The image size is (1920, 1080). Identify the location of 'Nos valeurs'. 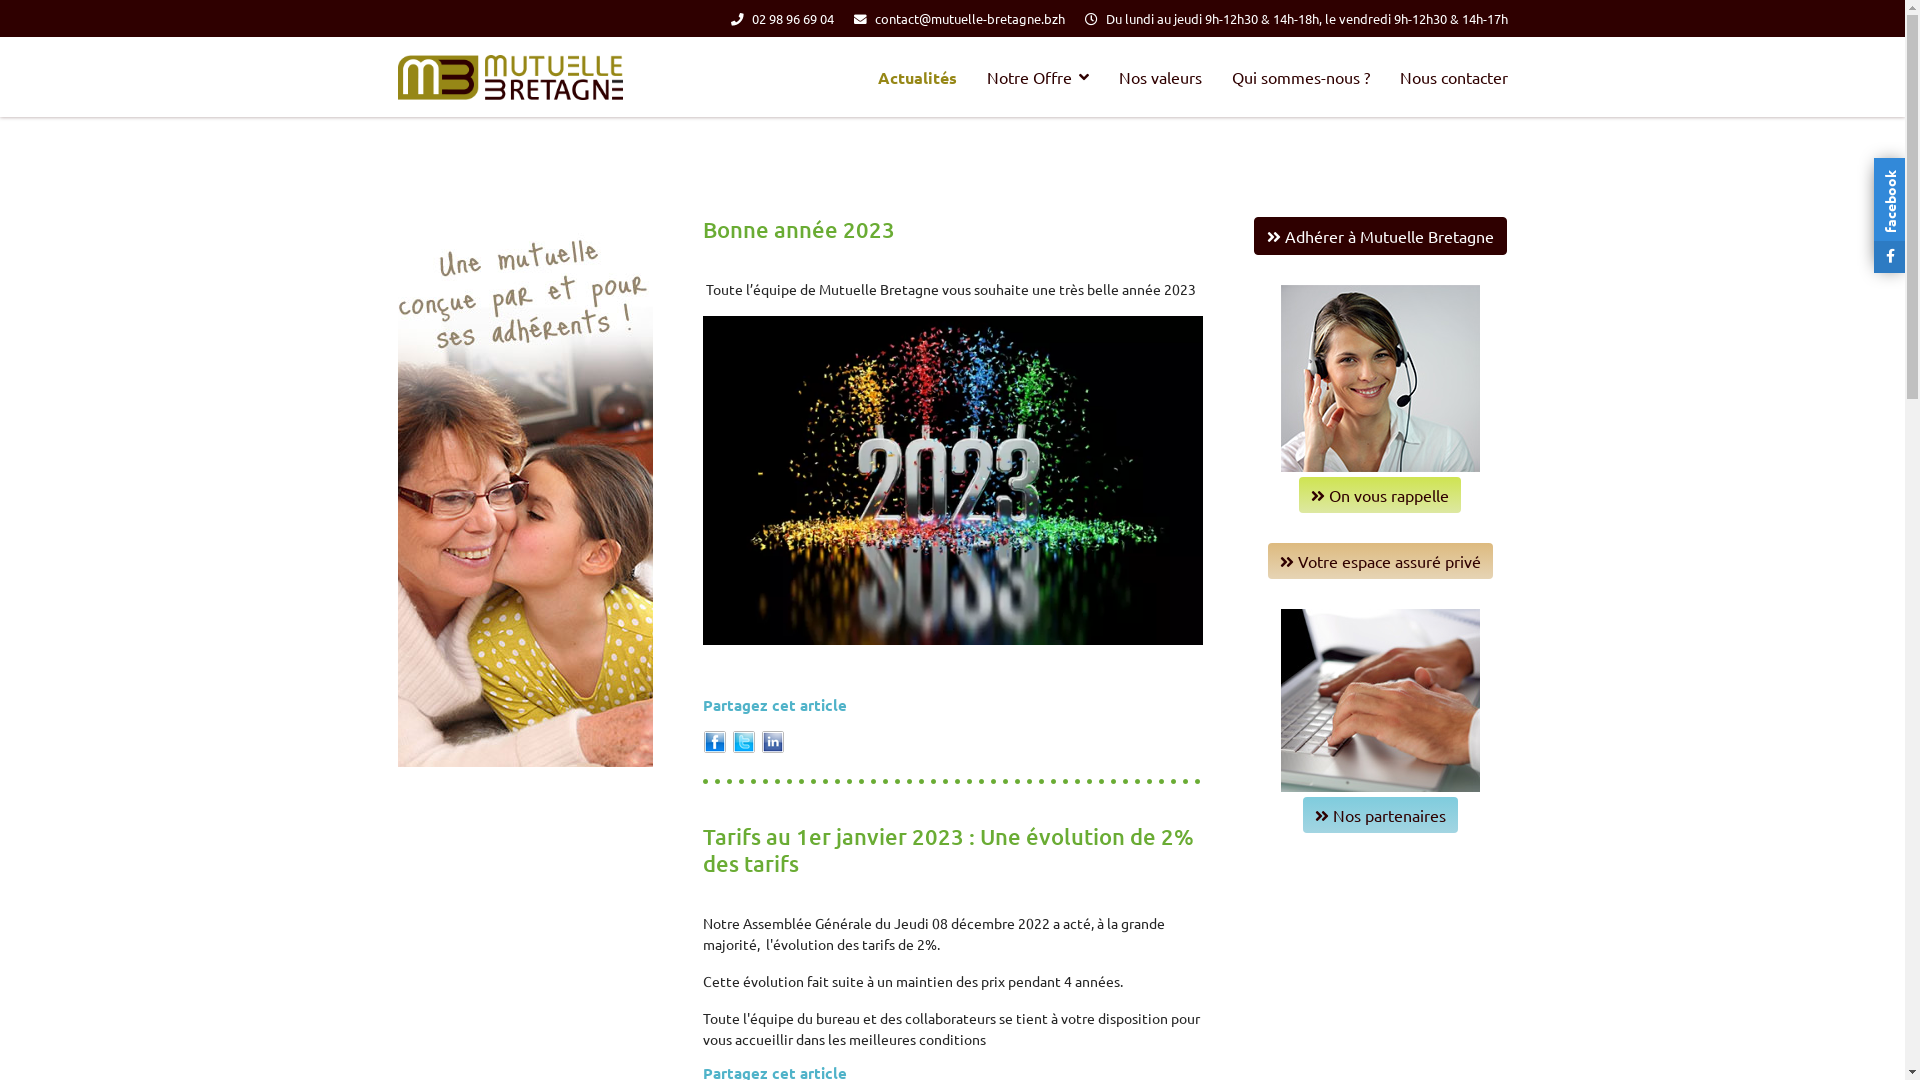
(1160, 76).